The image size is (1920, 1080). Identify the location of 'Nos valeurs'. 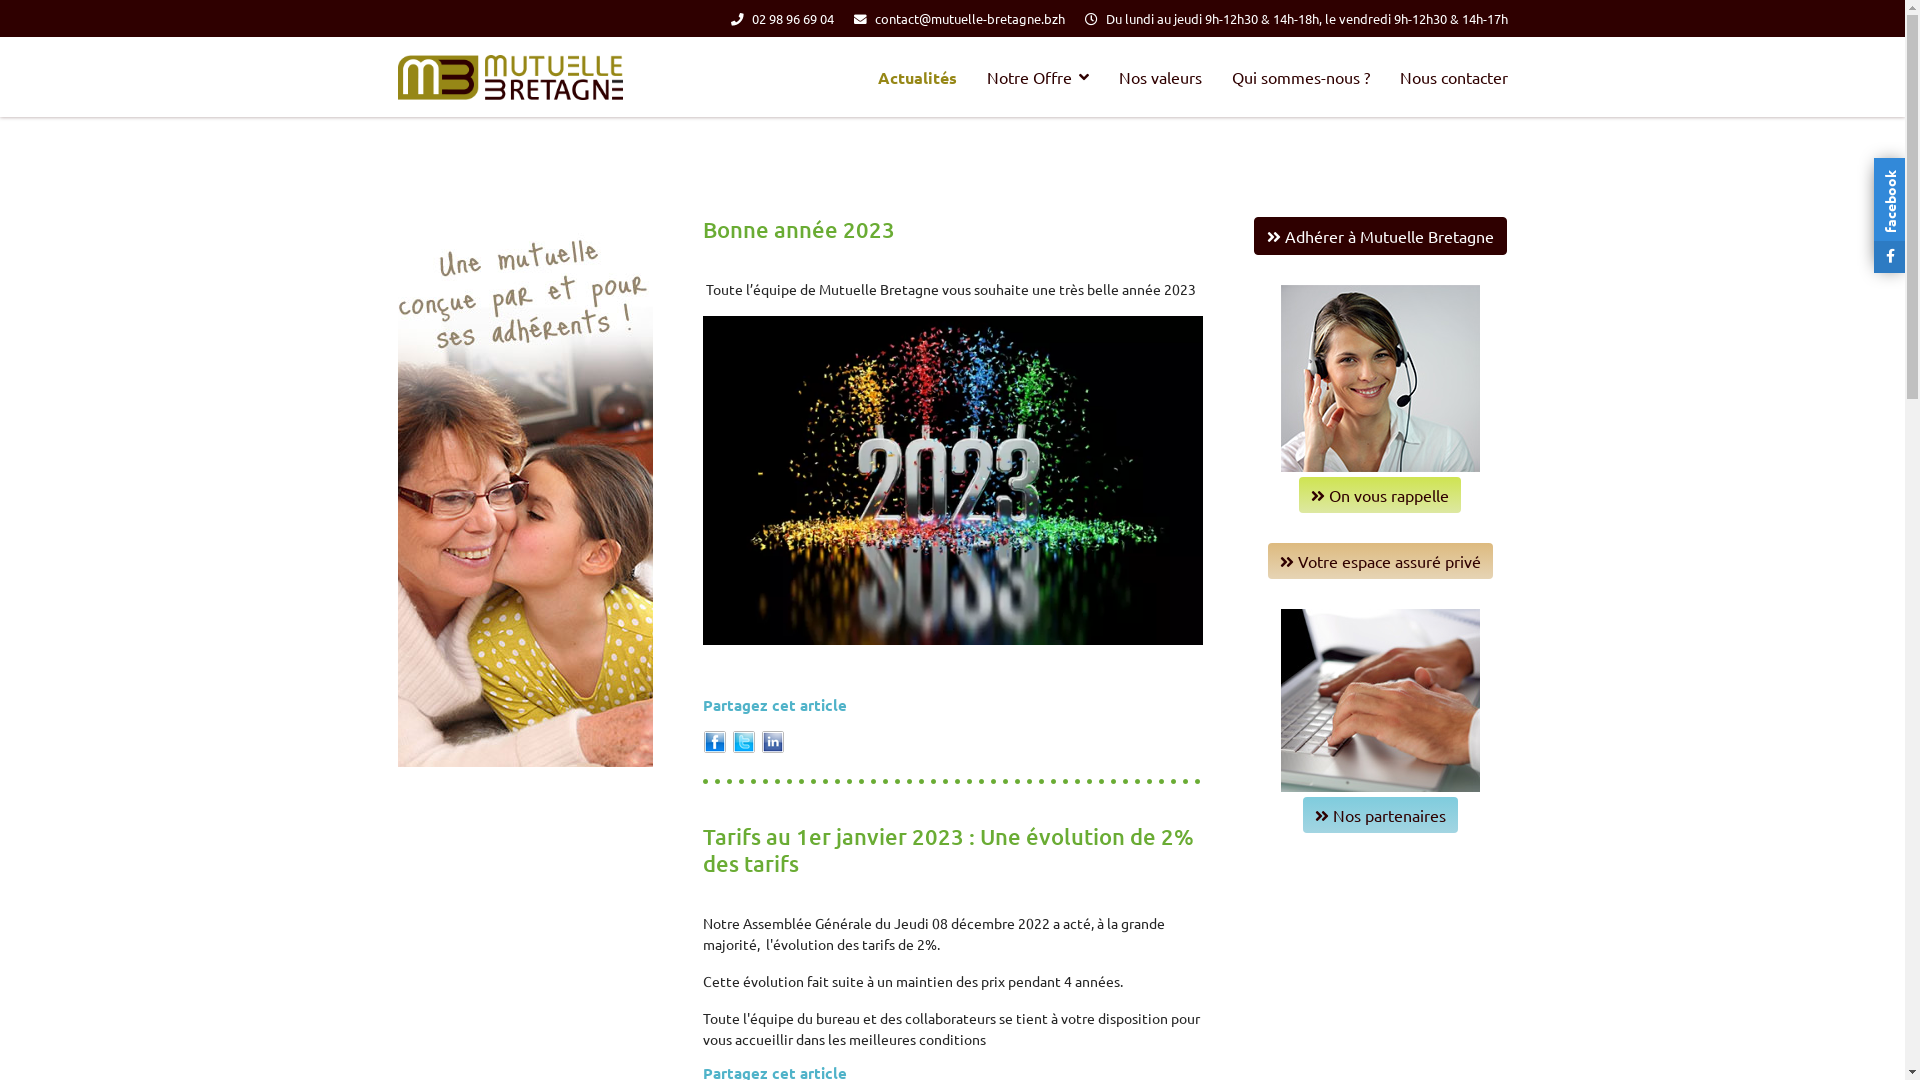
(1160, 76).